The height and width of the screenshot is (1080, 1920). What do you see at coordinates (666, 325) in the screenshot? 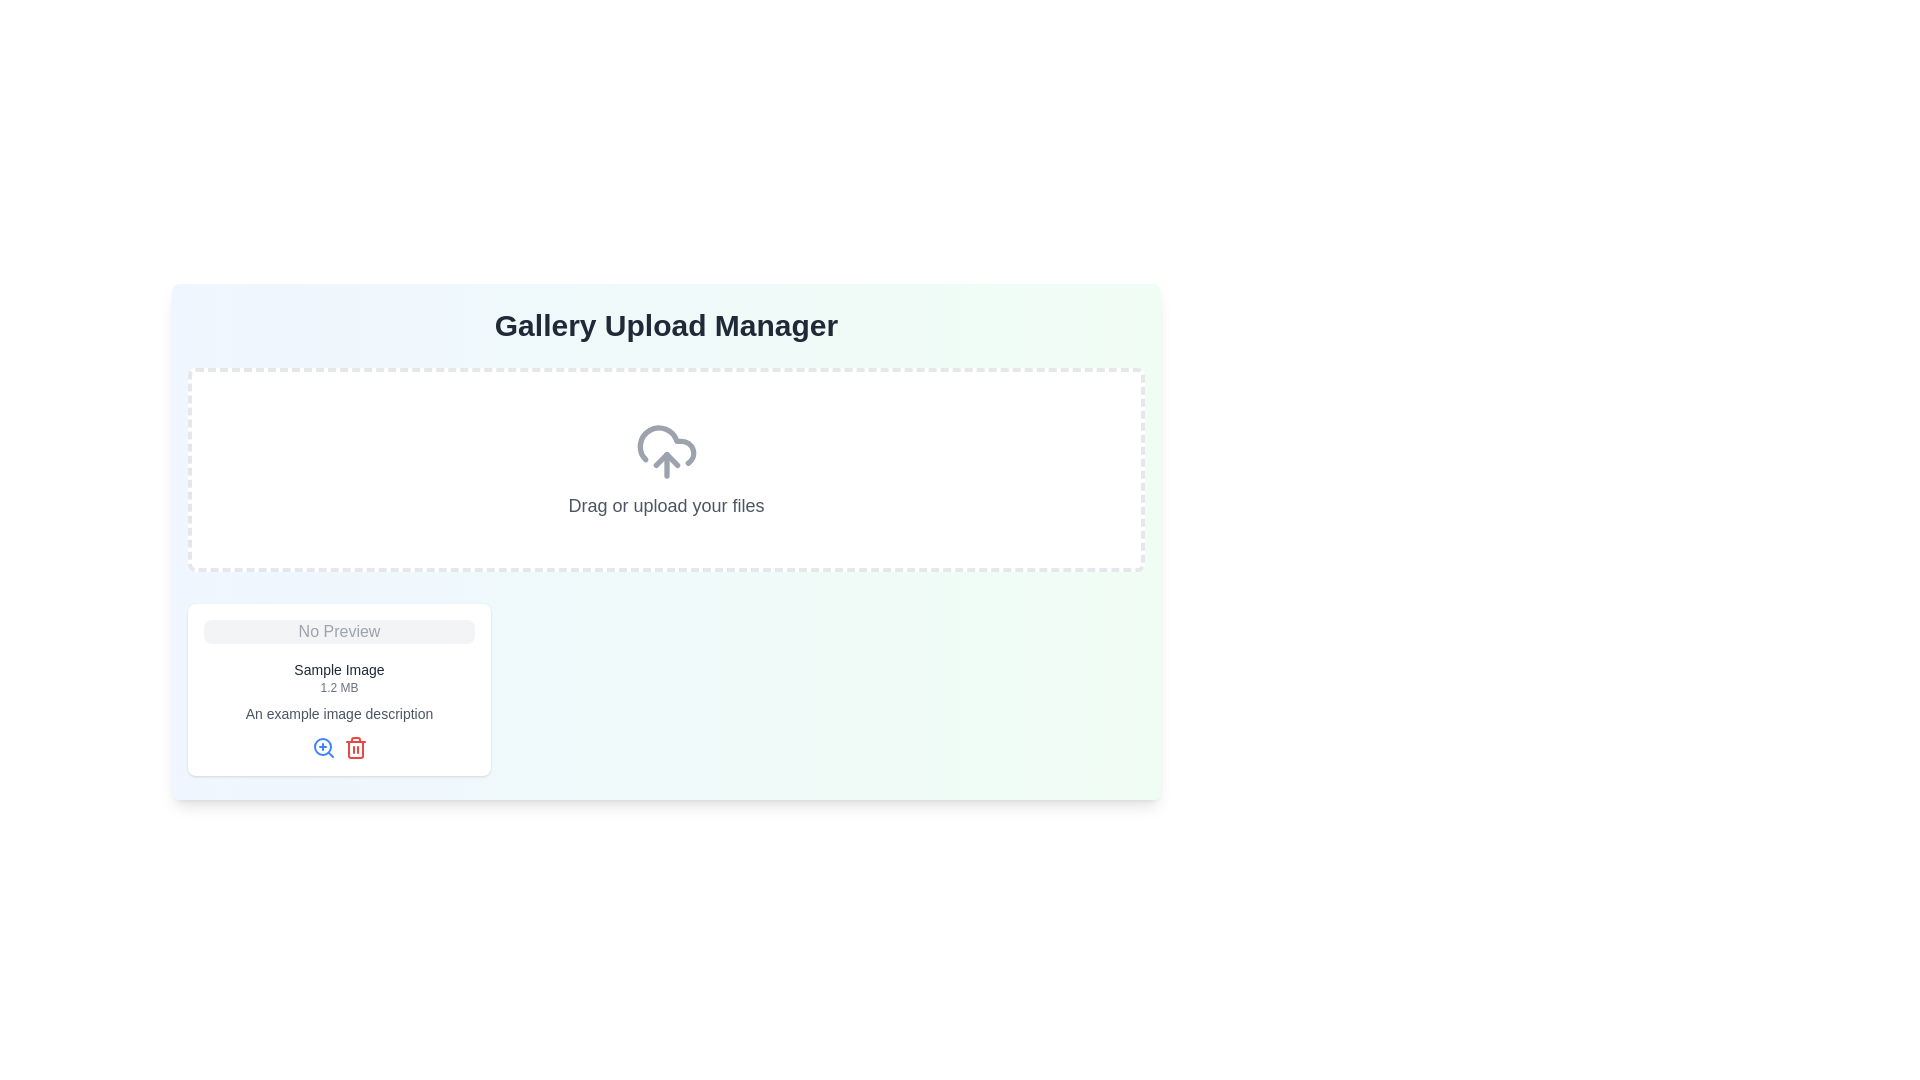
I see `header text 'Gallery Upload Manager' which is prominently displayed at the top center of the section` at bounding box center [666, 325].